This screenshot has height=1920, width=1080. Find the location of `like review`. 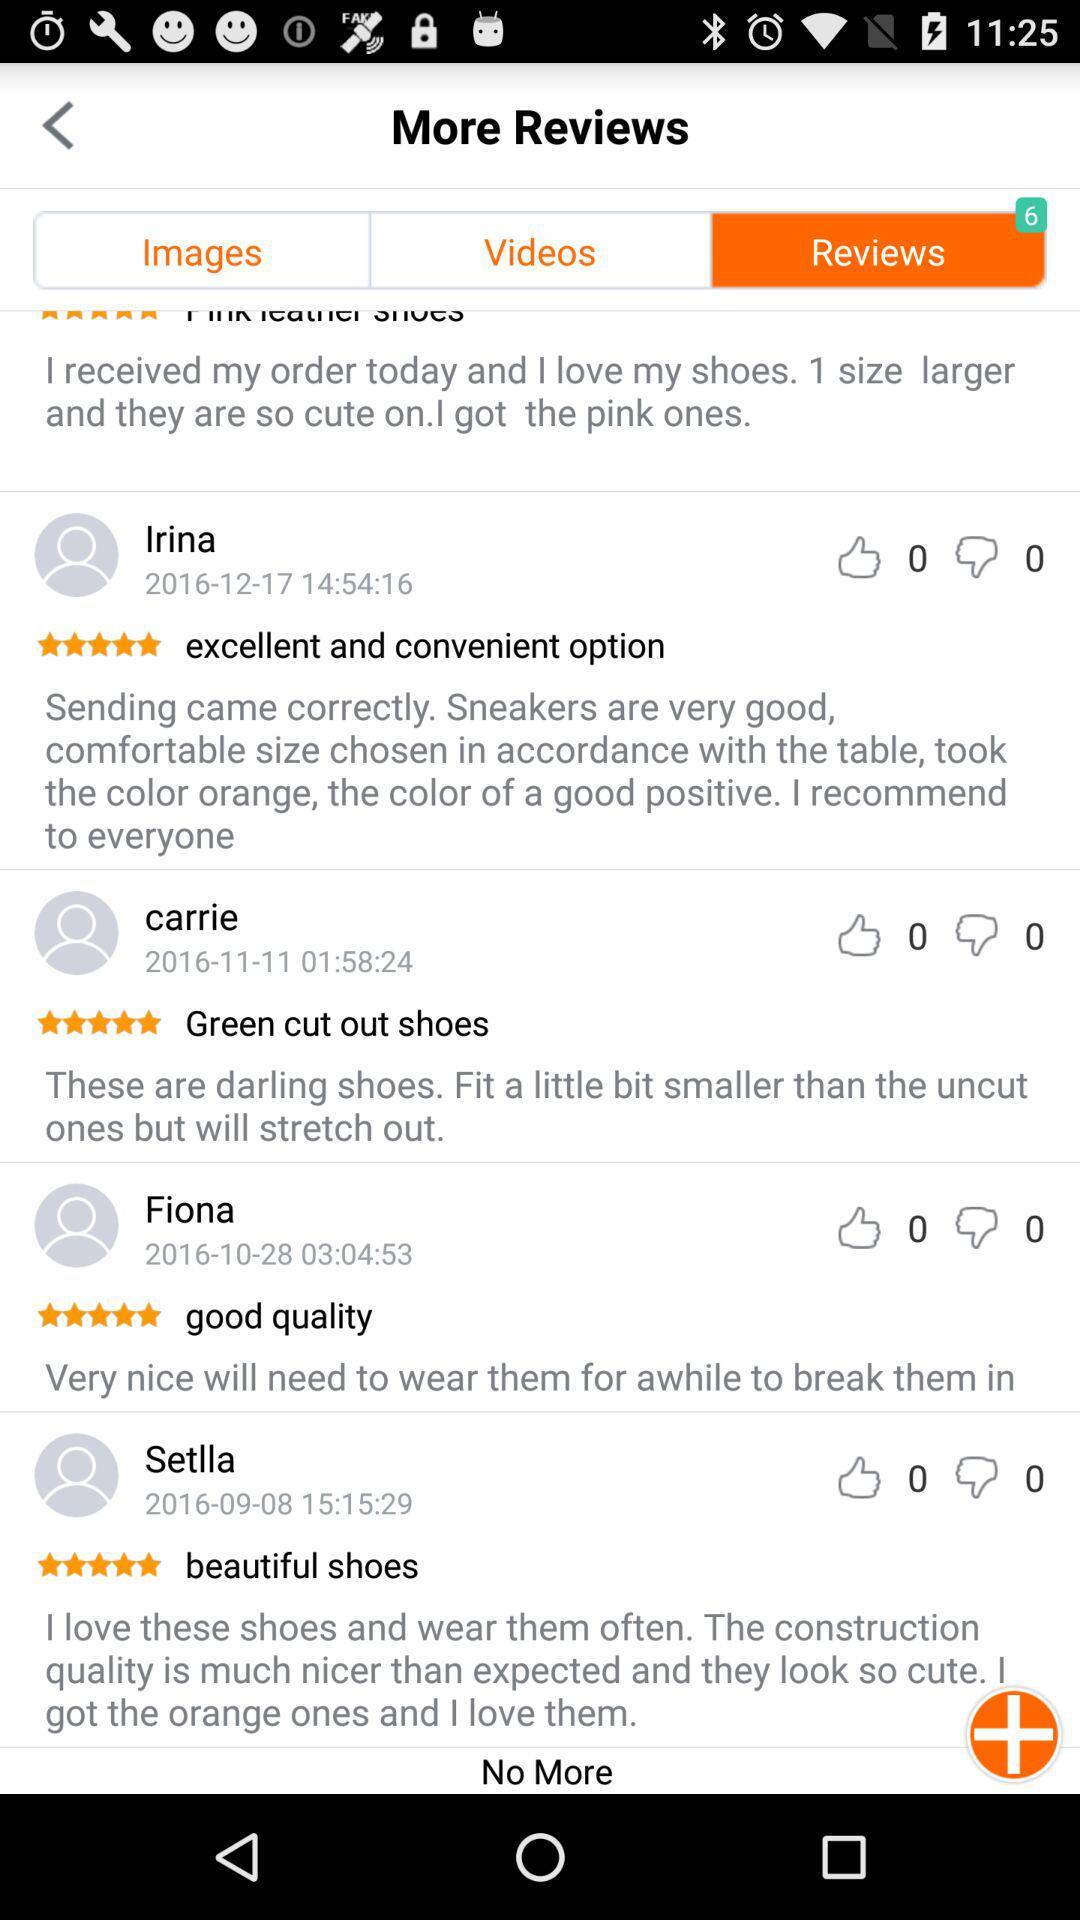

like review is located at coordinates (858, 557).